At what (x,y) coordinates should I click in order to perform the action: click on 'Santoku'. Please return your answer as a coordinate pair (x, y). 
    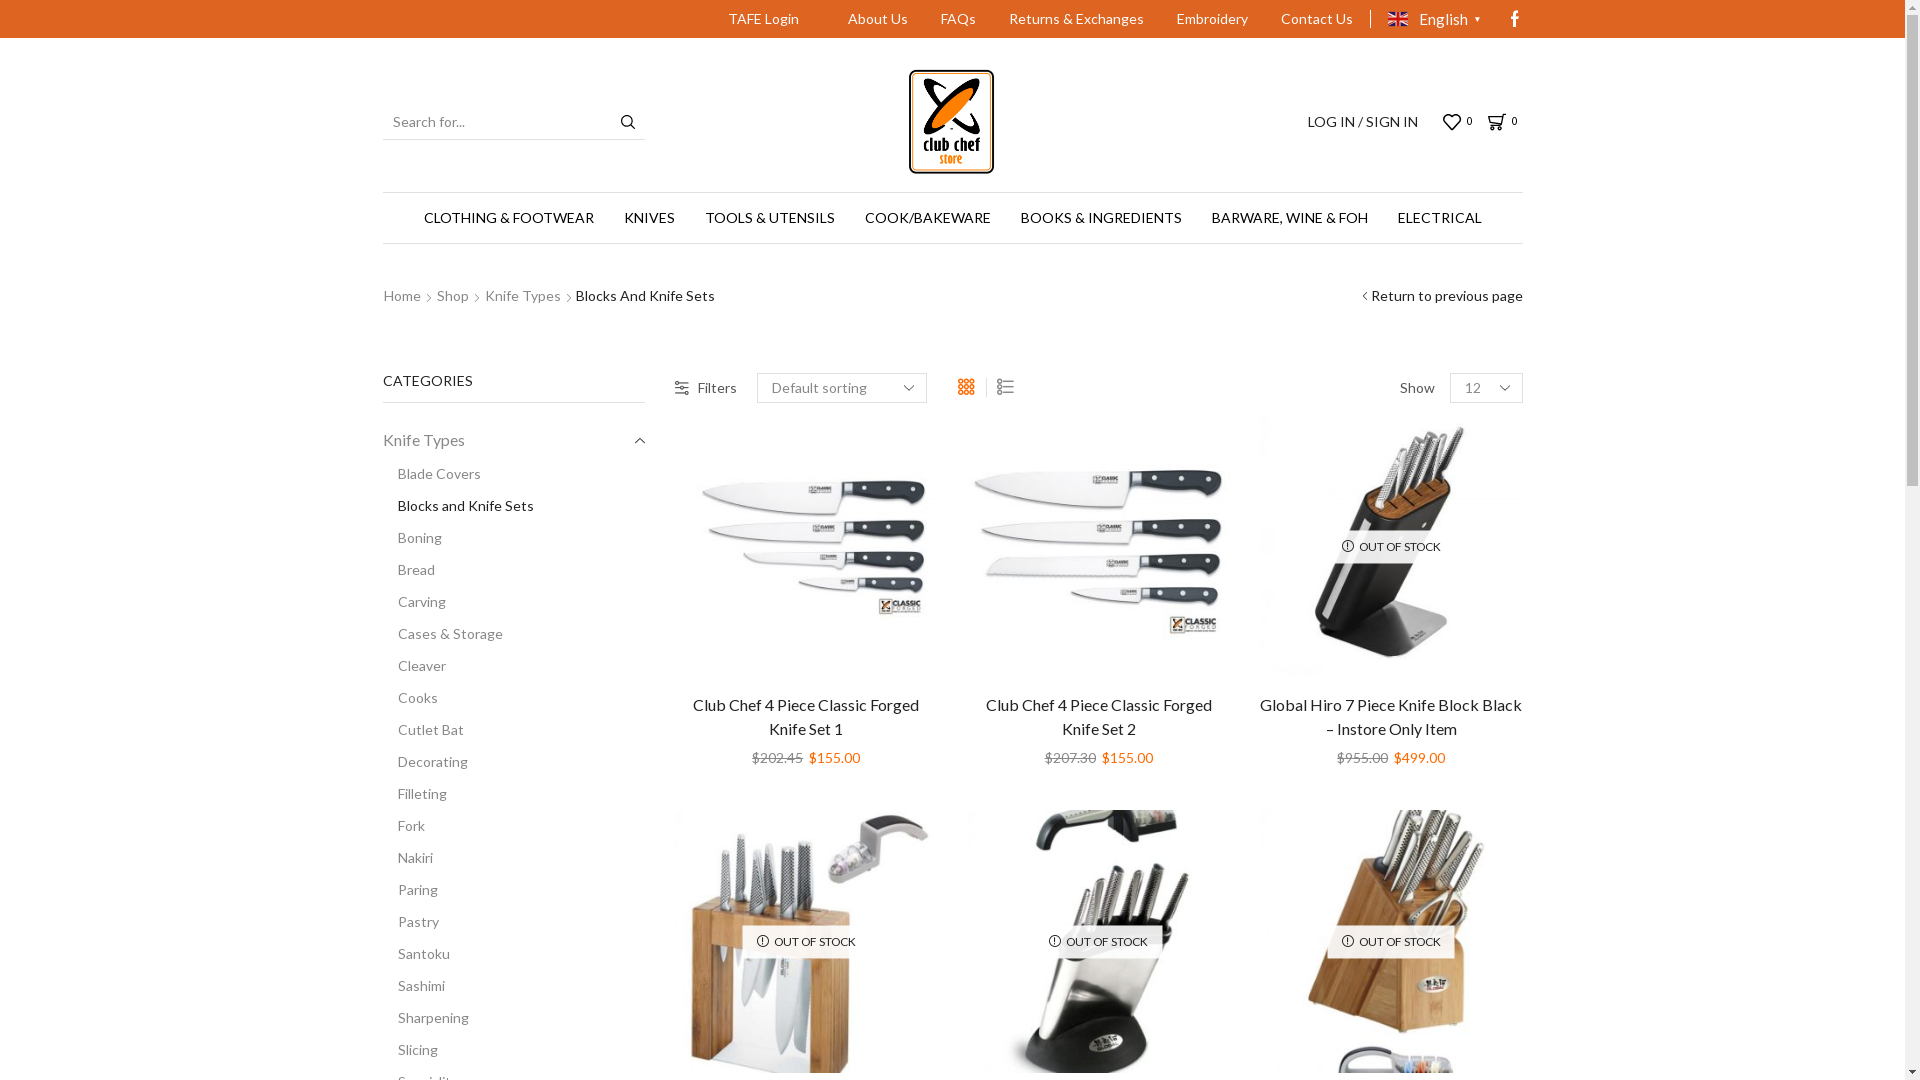
    Looking at the image, I should click on (414, 952).